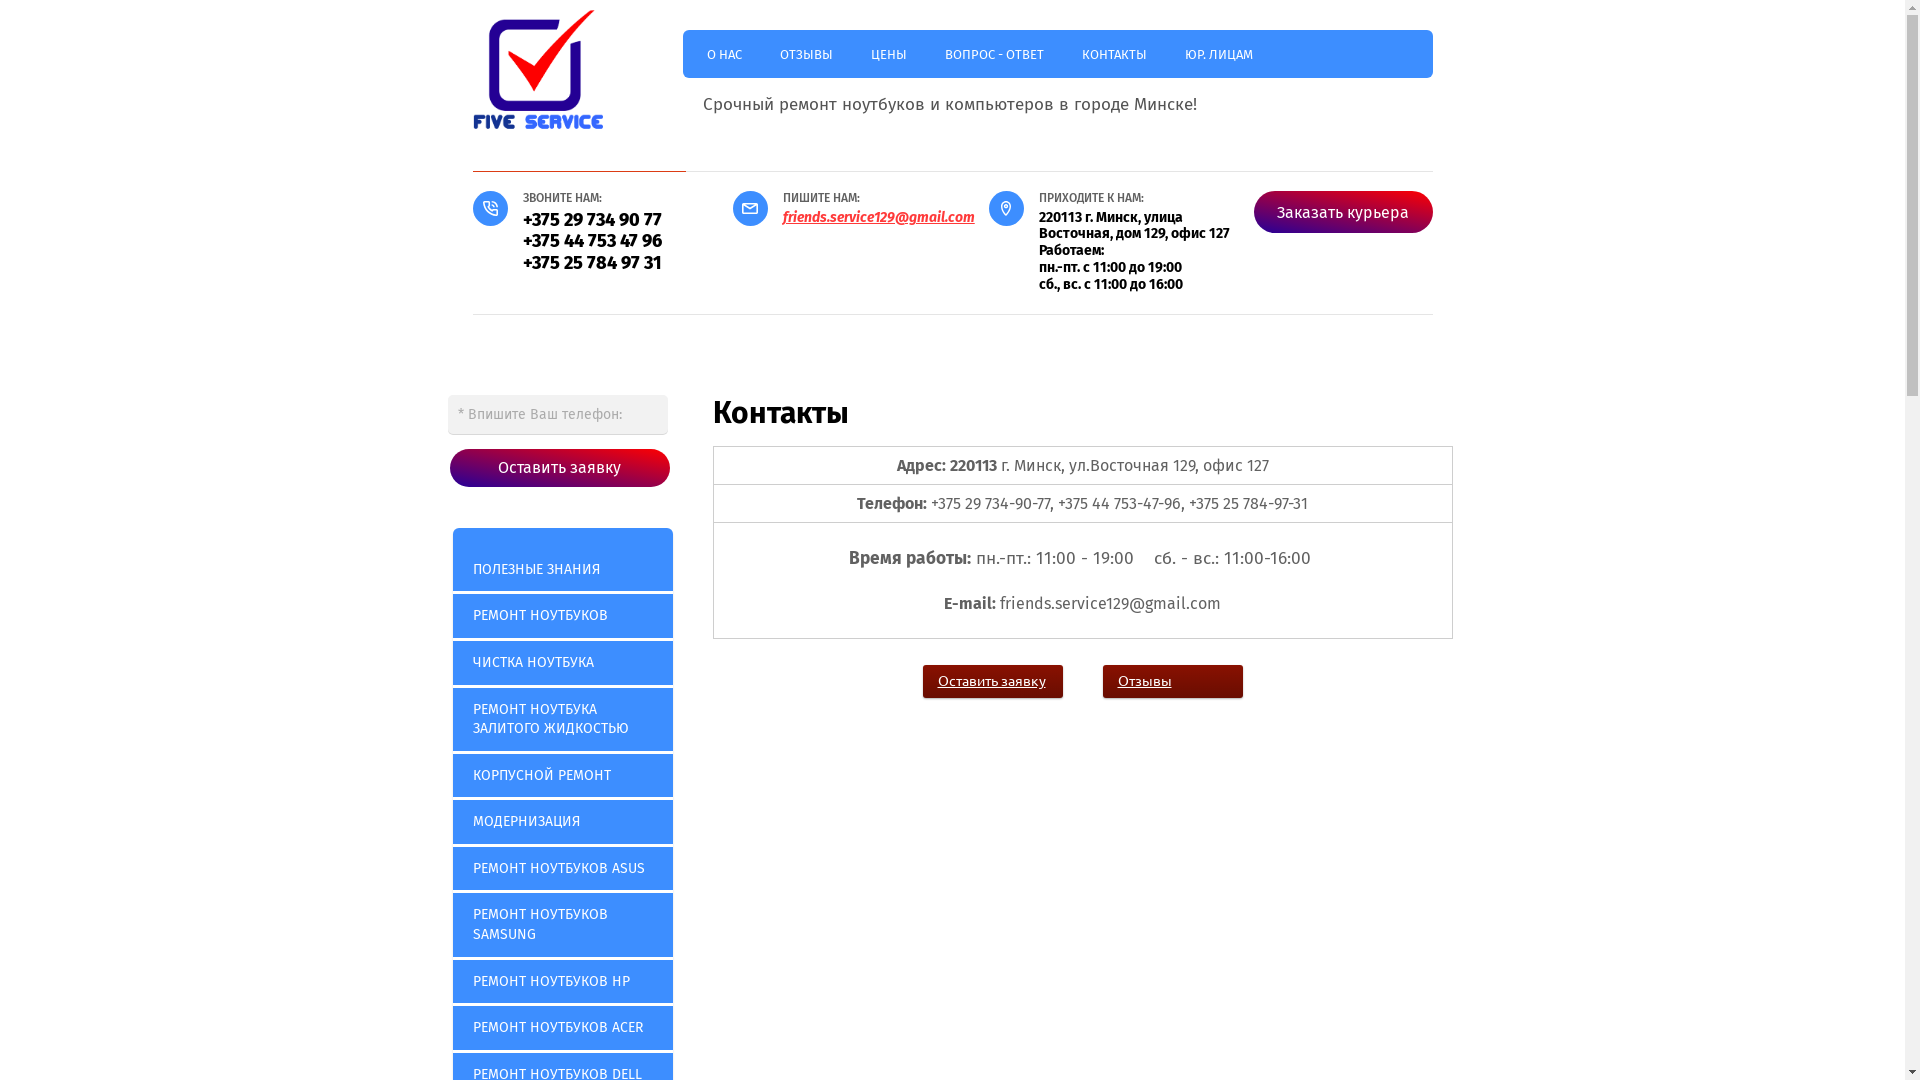  What do you see at coordinates (590, 261) in the screenshot?
I see `'+375 25 784 97 31'` at bounding box center [590, 261].